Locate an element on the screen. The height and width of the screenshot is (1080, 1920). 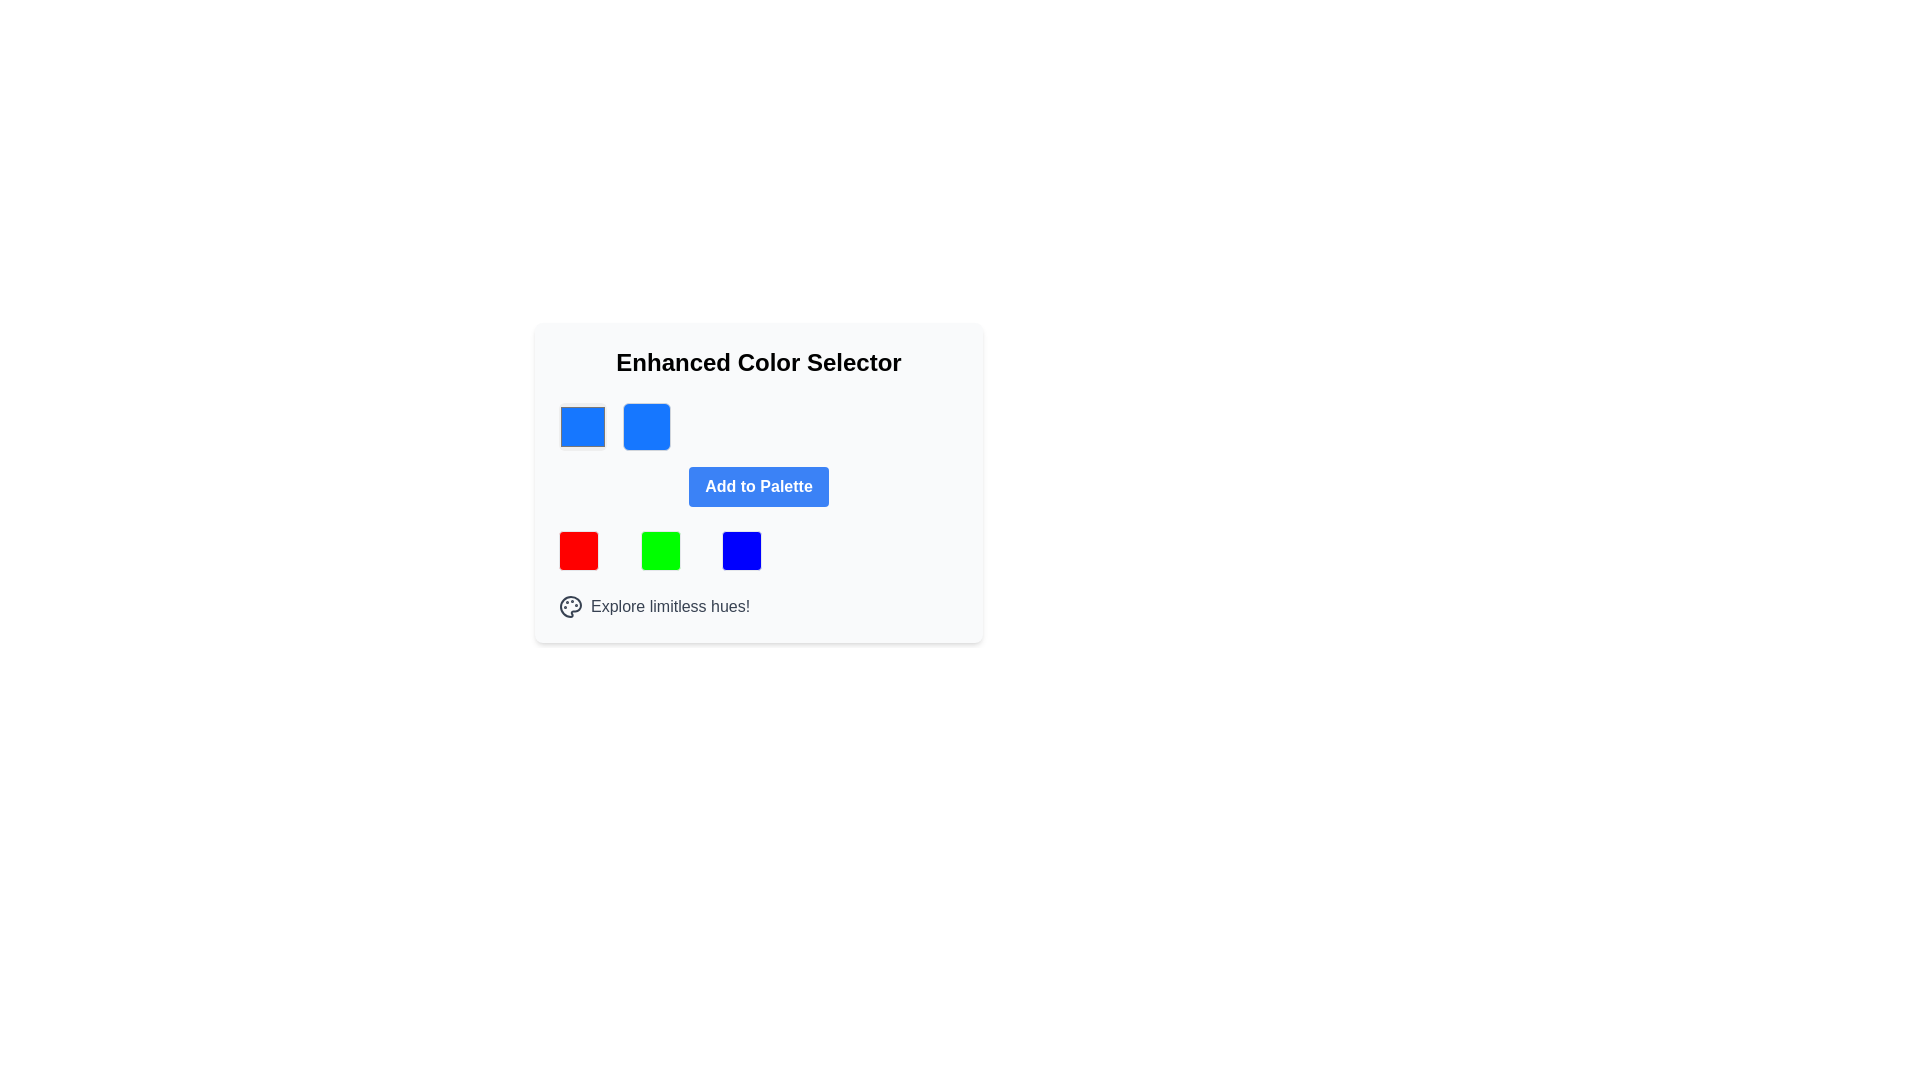
the blue button labeled 'Add to Palette' to trigger the hover effect, positioned centrally within the 'Enhanced Color Selector' section is located at coordinates (757, 482).